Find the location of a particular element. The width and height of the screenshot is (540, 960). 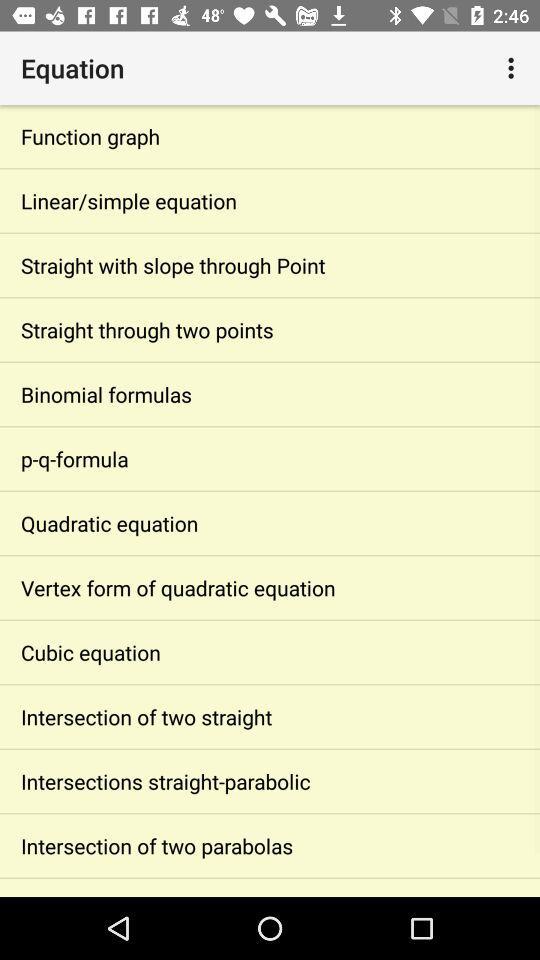

item above the p-q-formula app is located at coordinates (270, 393).